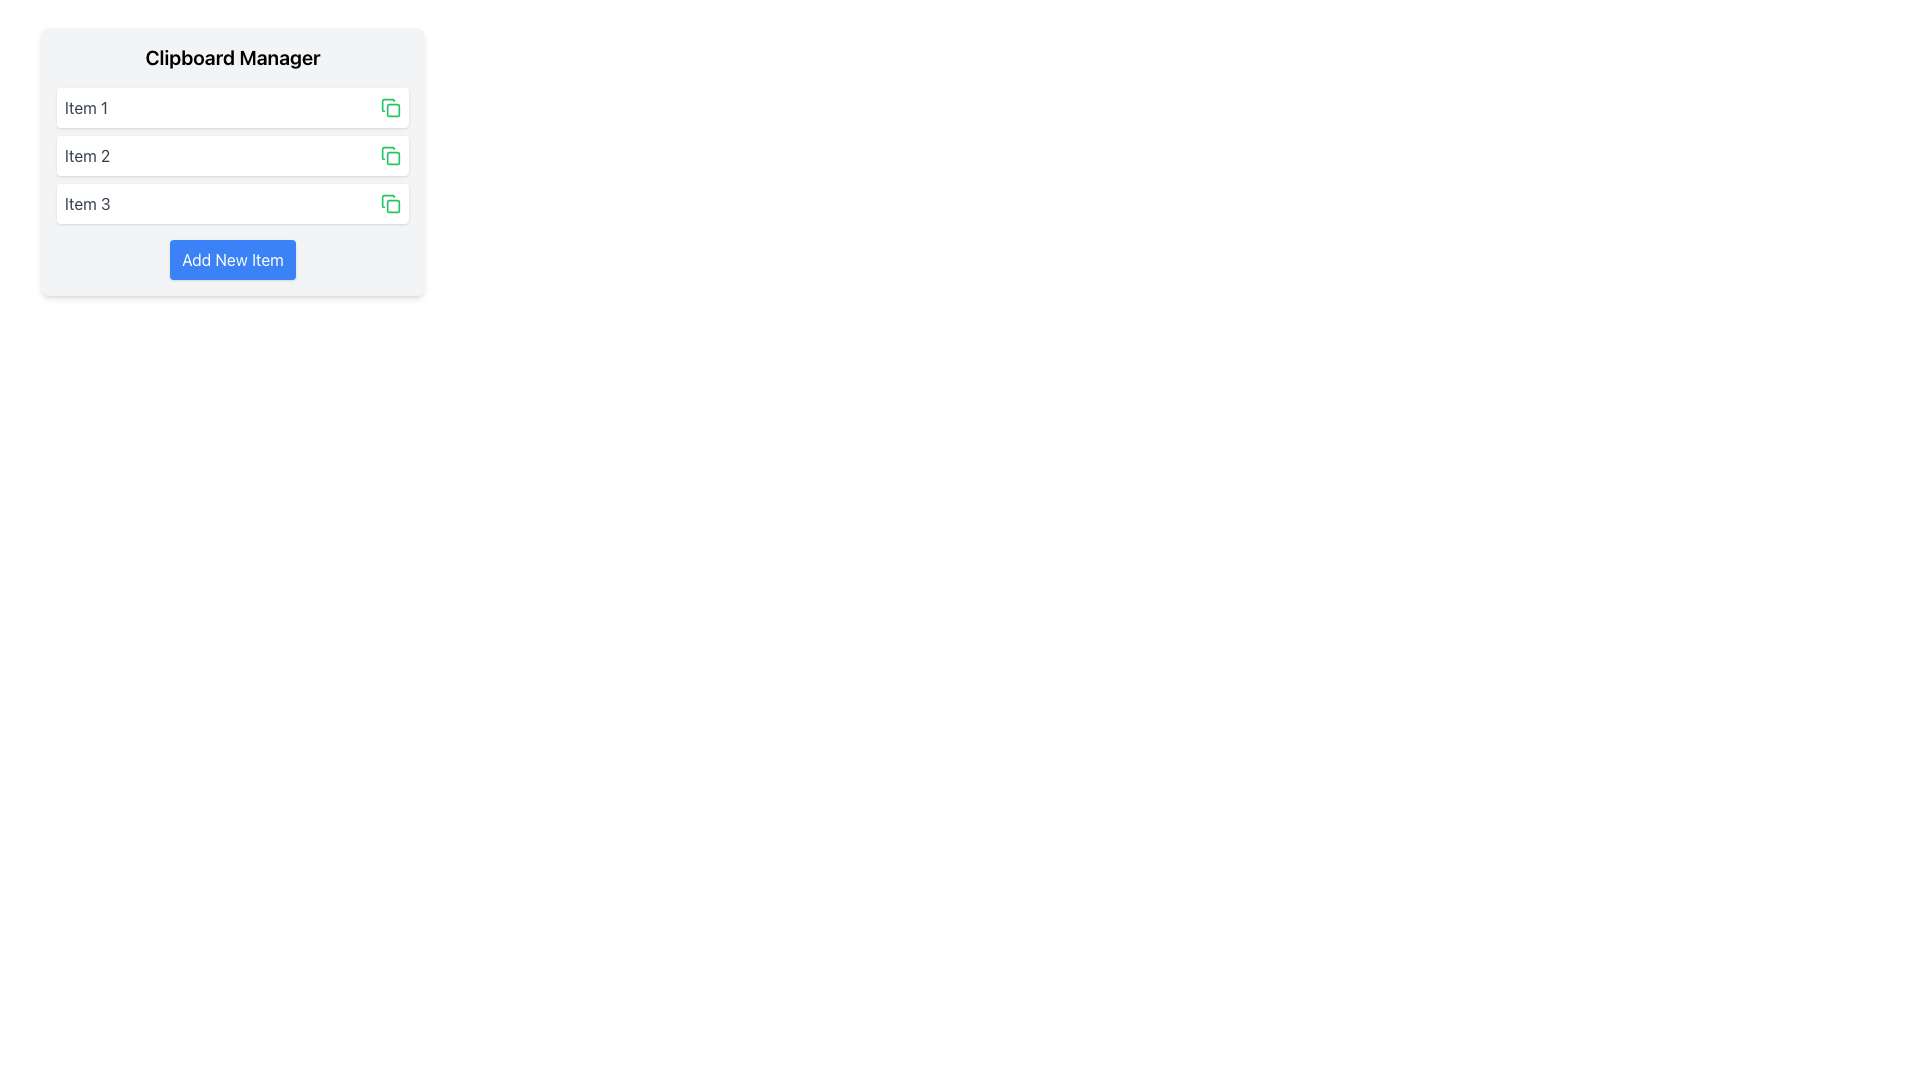  Describe the element at coordinates (232, 258) in the screenshot. I see `the rectangular blue button labeled 'Add New Item' located at the bottom center of the 'Clipboard Manager' panel to initiate adding a new item` at that location.